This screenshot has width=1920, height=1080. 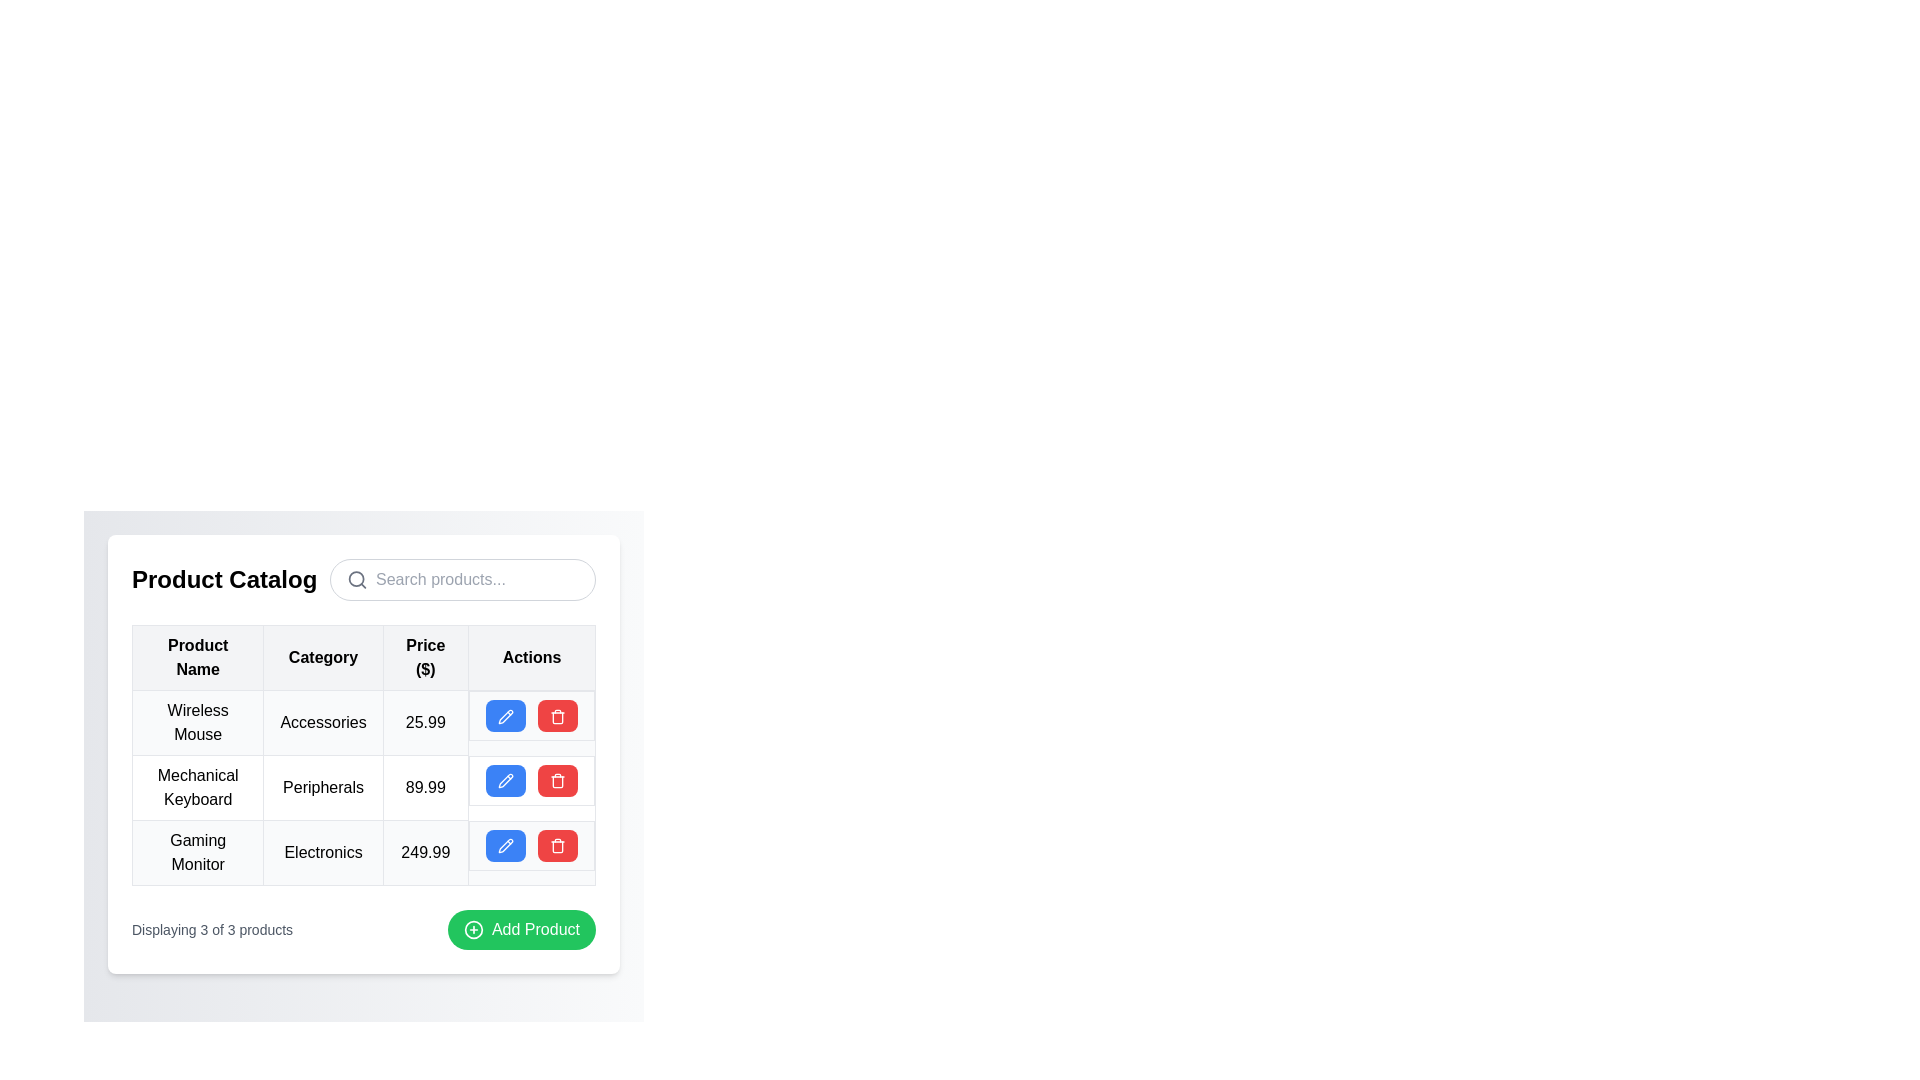 What do you see at coordinates (532, 779) in the screenshot?
I see `the blue edit button located in the 'Actions' column of the row labeled 'Mechanical Keyboard' to modify details` at bounding box center [532, 779].